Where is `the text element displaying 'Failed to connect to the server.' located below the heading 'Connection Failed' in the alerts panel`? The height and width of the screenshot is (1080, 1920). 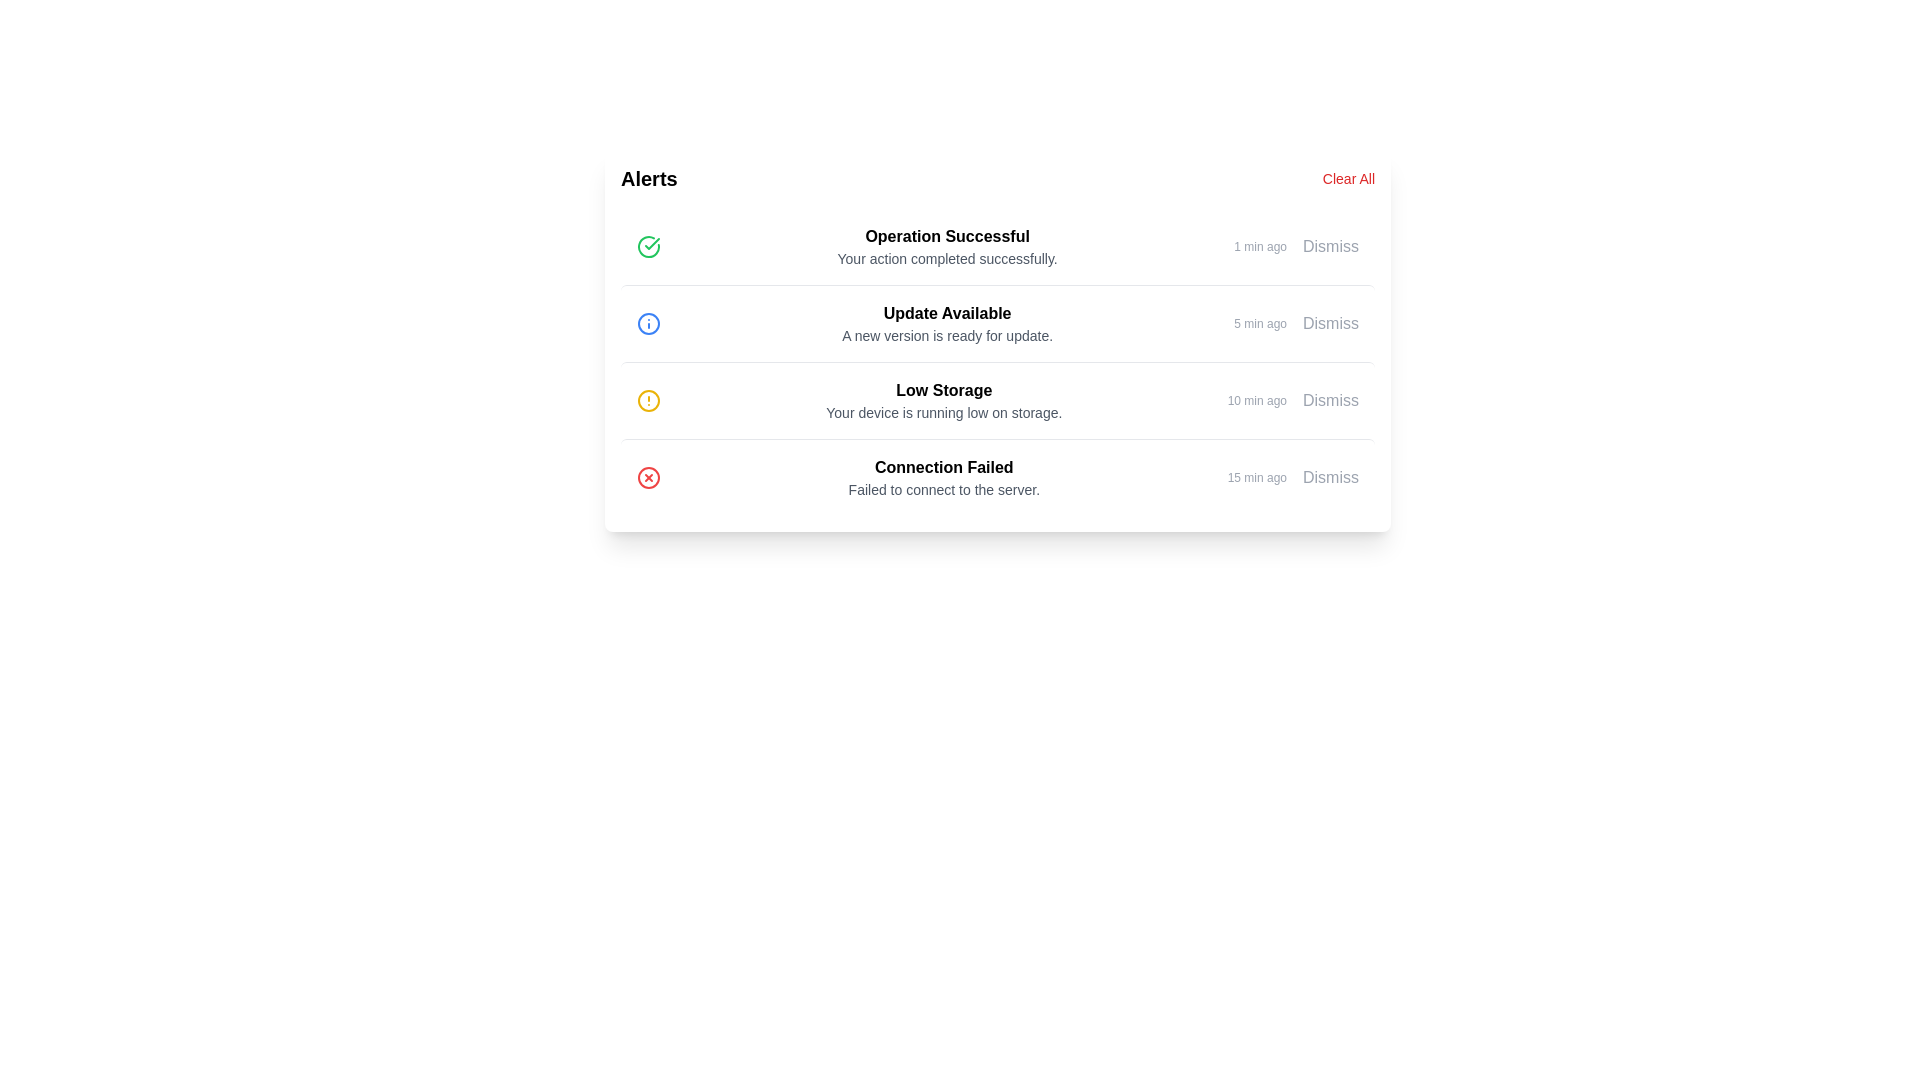 the text element displaying 'Failed to connect to the server.' located below the heading 'Connection Failed' in the alerts panel is located at coordinates (943, 489).